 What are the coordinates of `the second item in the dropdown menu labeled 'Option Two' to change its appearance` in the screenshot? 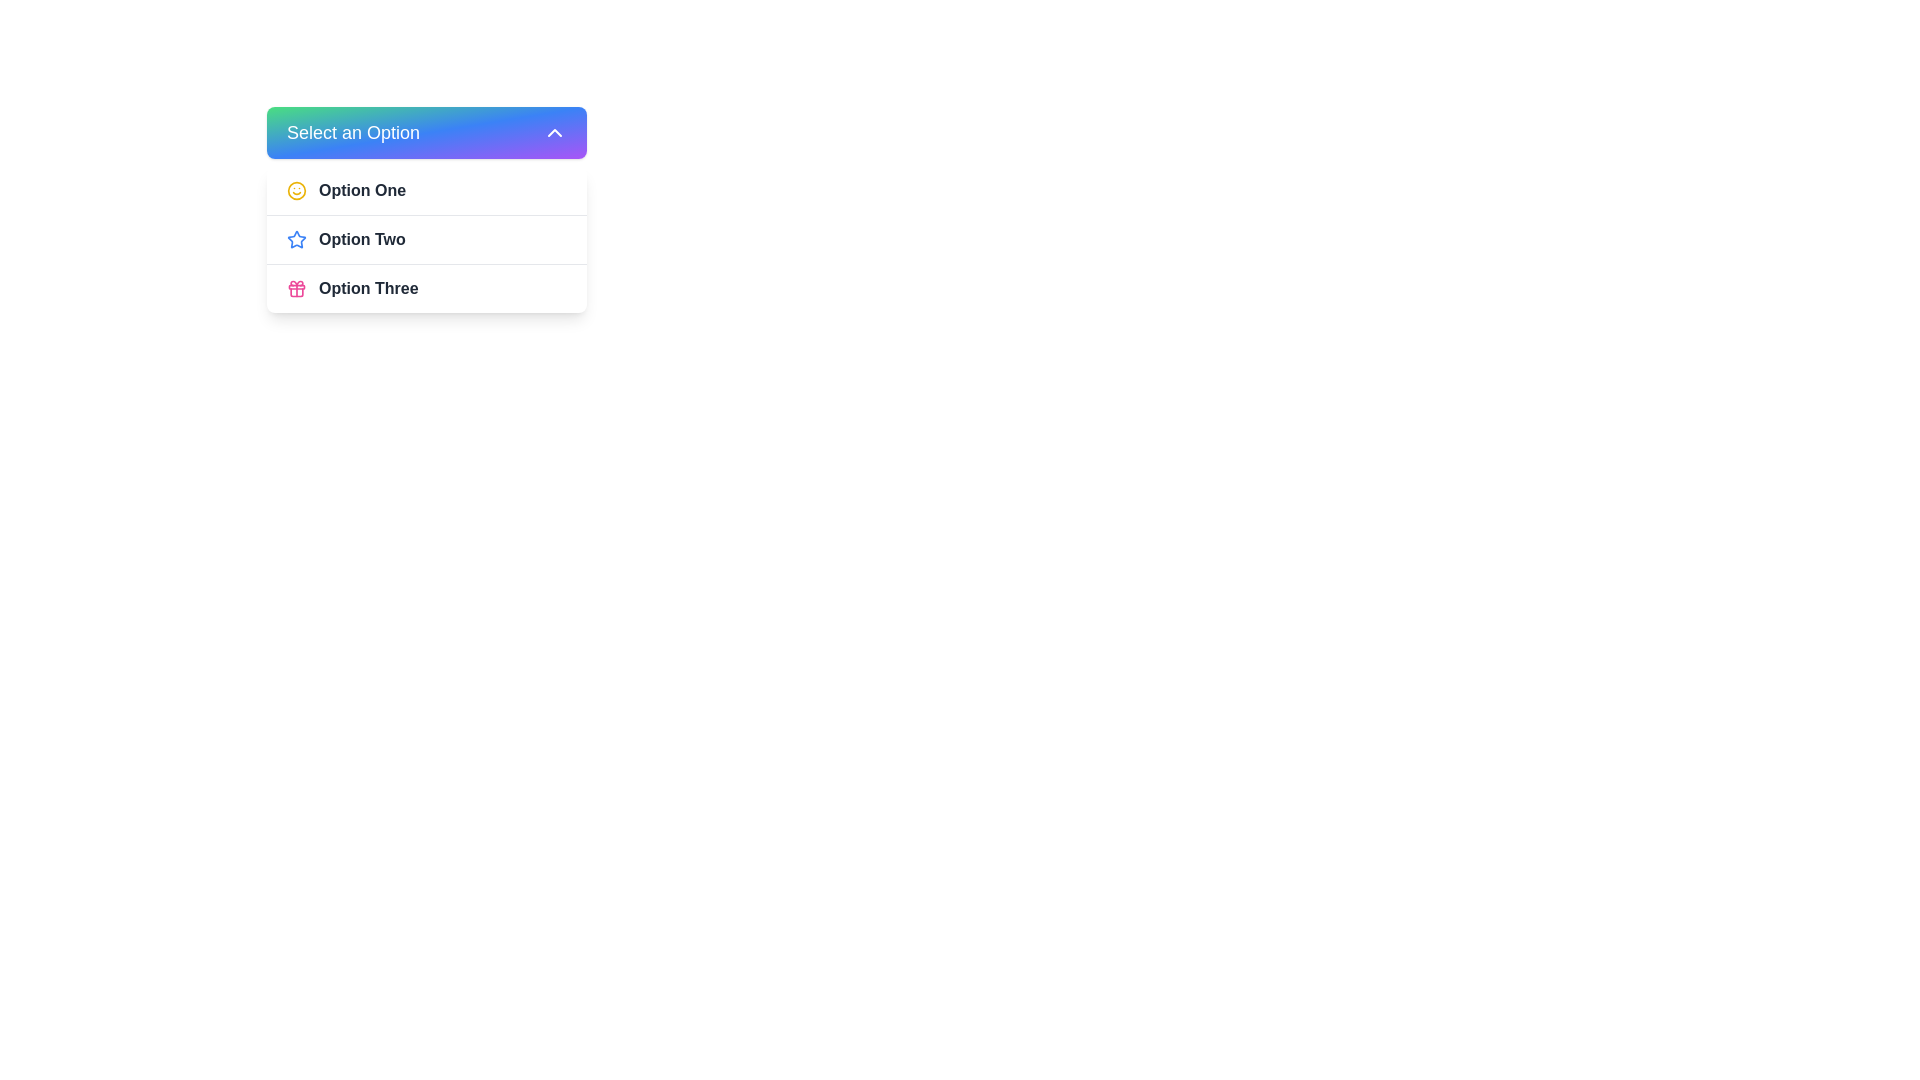 It's located at (426, 238).